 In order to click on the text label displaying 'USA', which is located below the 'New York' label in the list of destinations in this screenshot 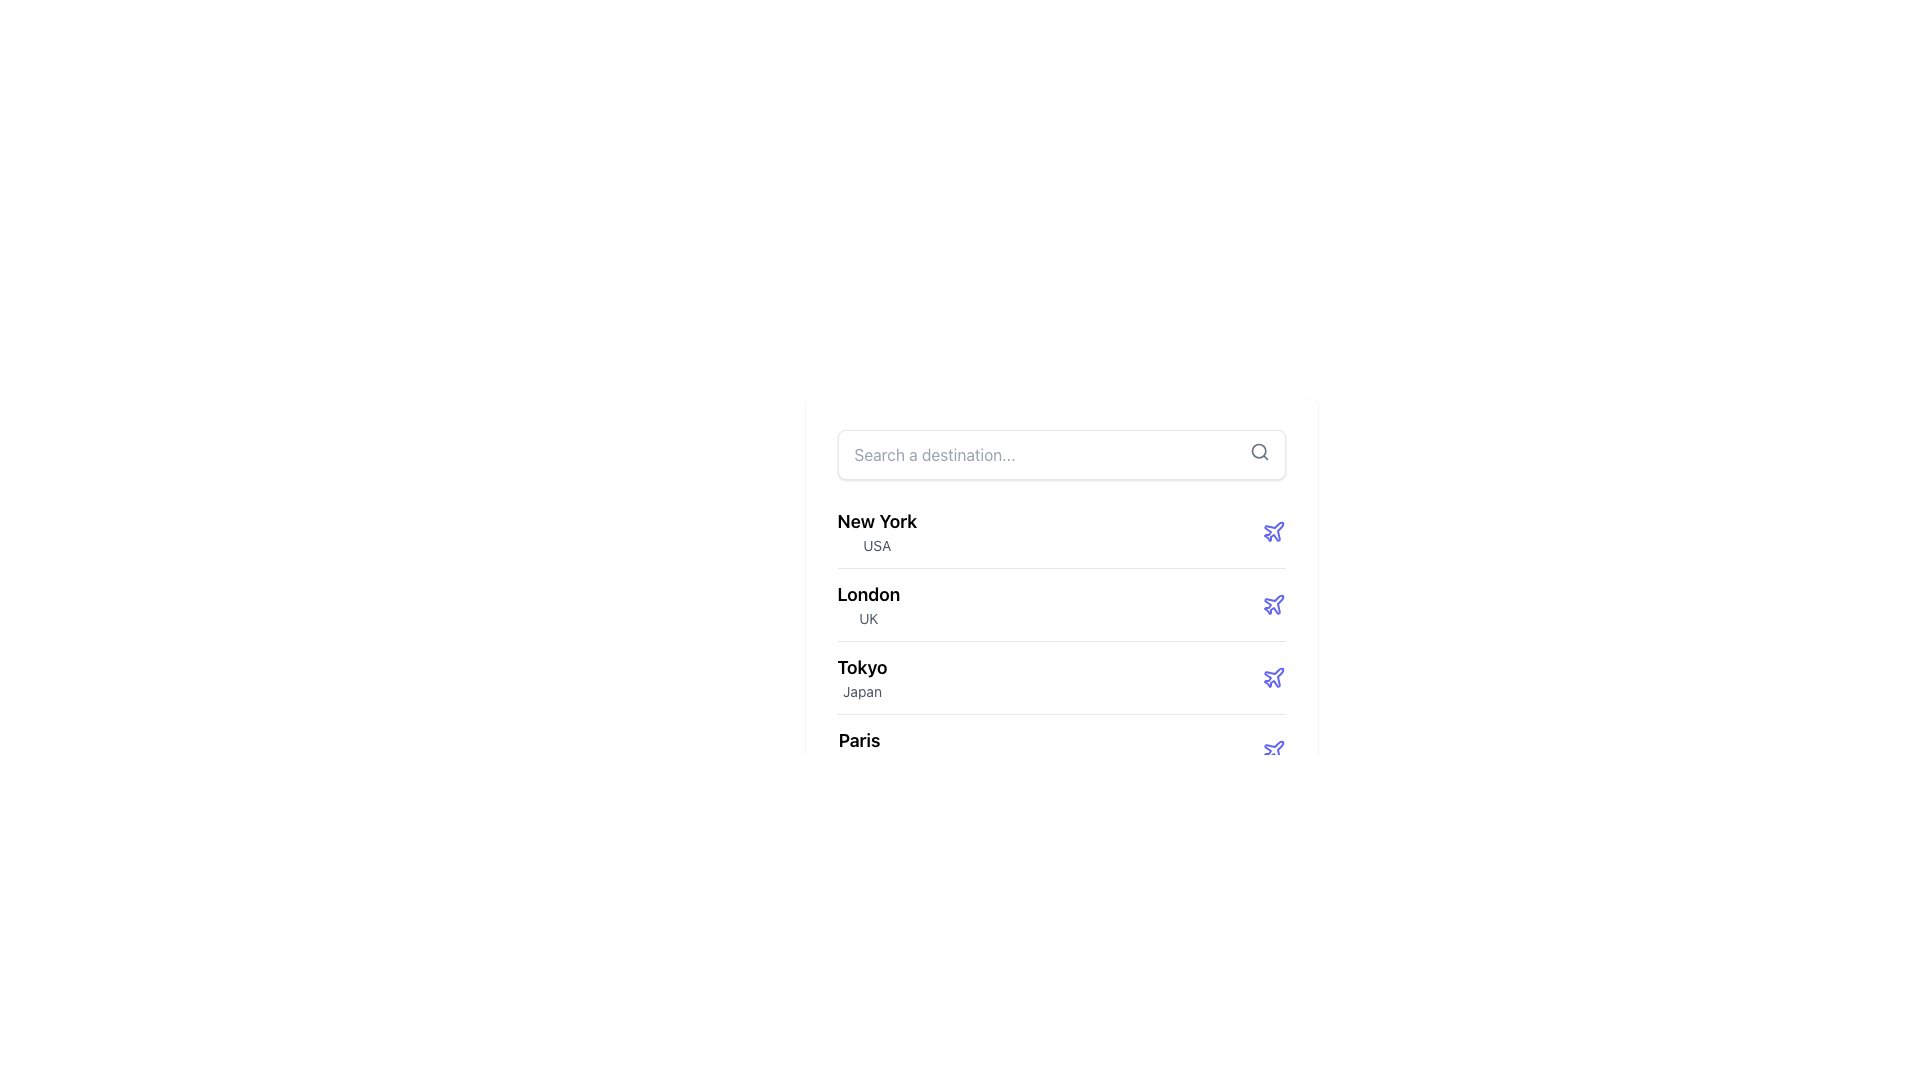, I will do `click(877, 546)`.